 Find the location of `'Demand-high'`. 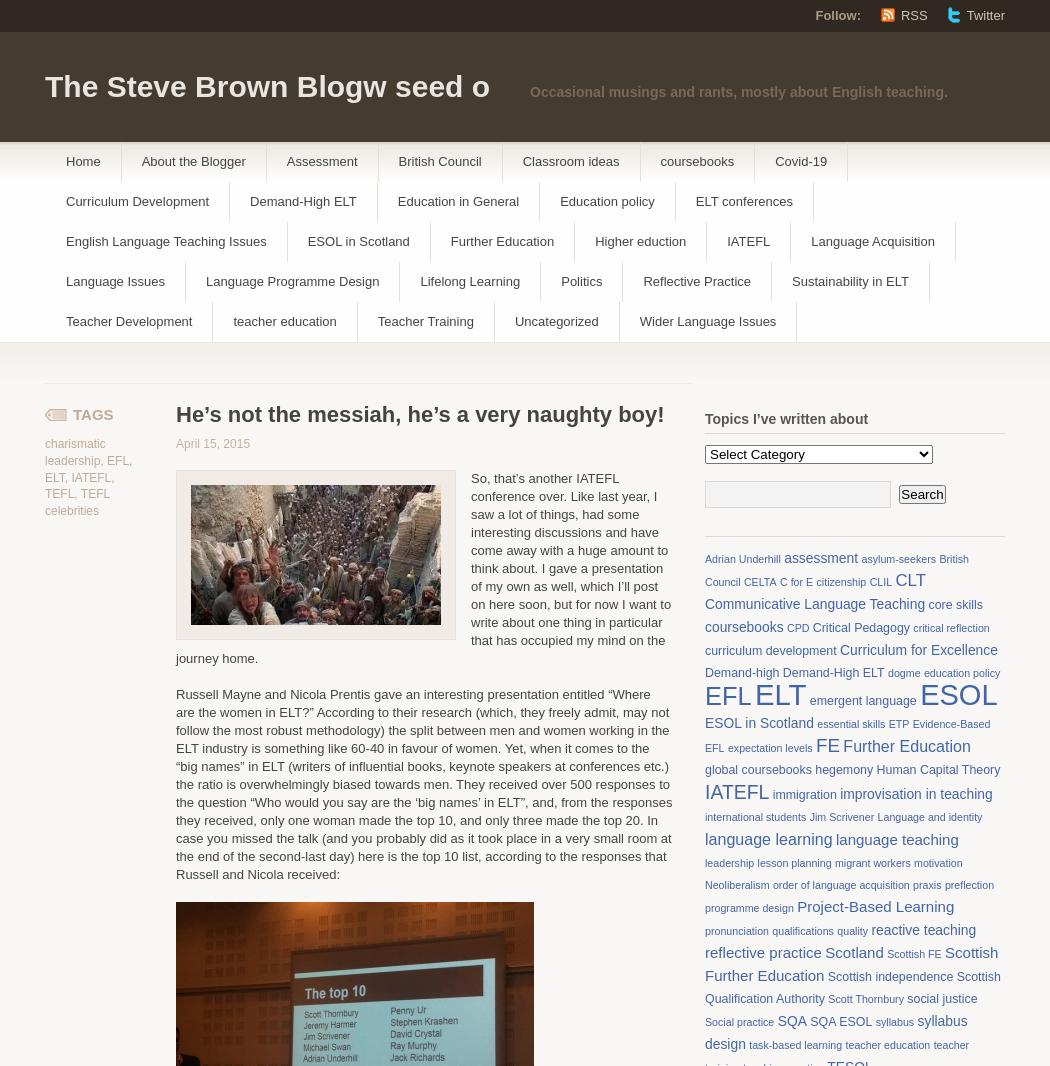

'Demand-high' is located at coordinates (741, 671).